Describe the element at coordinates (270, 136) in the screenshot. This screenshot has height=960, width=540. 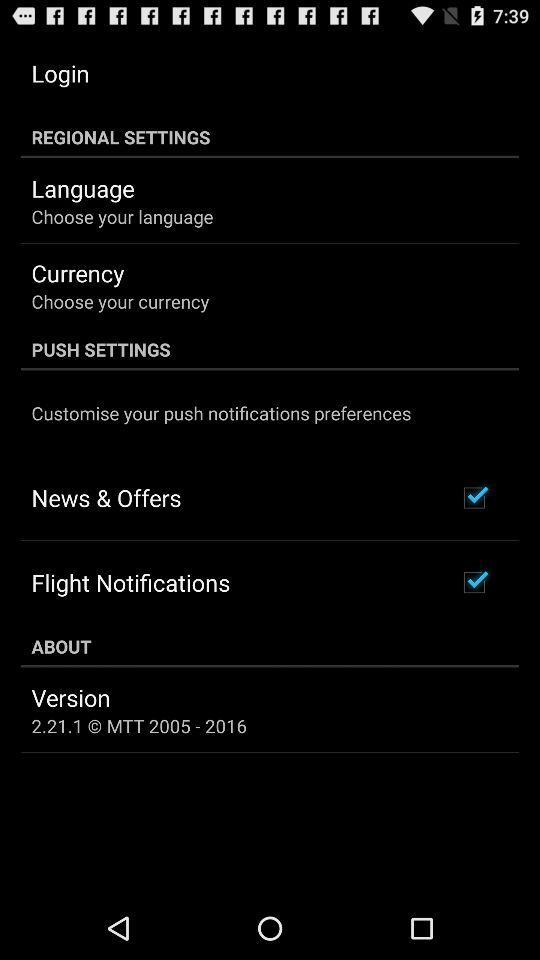
I see `the regional settings` at that location.